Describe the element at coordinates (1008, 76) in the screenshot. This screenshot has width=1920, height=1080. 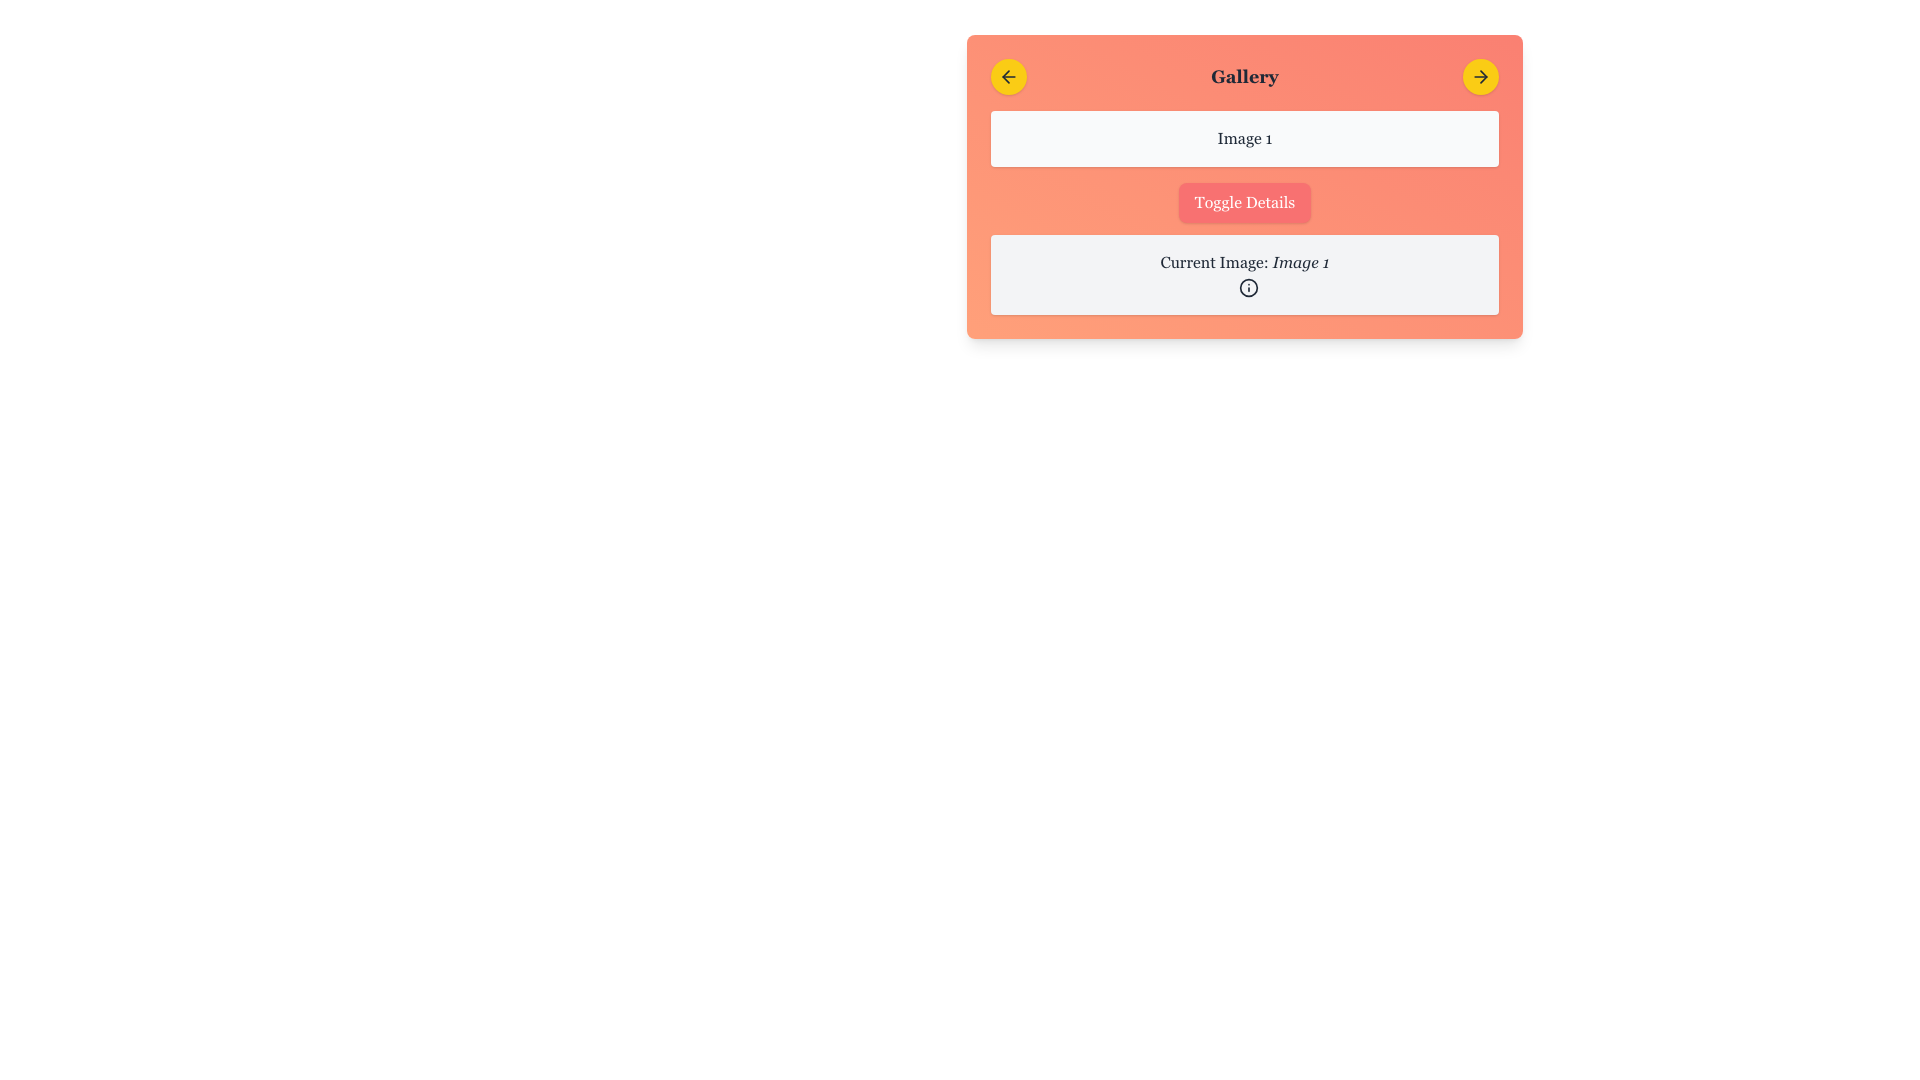
I see `the left-pointing arrow icon located within the yellow circular button at the top-left of the 'Gallery' panel` at that location.